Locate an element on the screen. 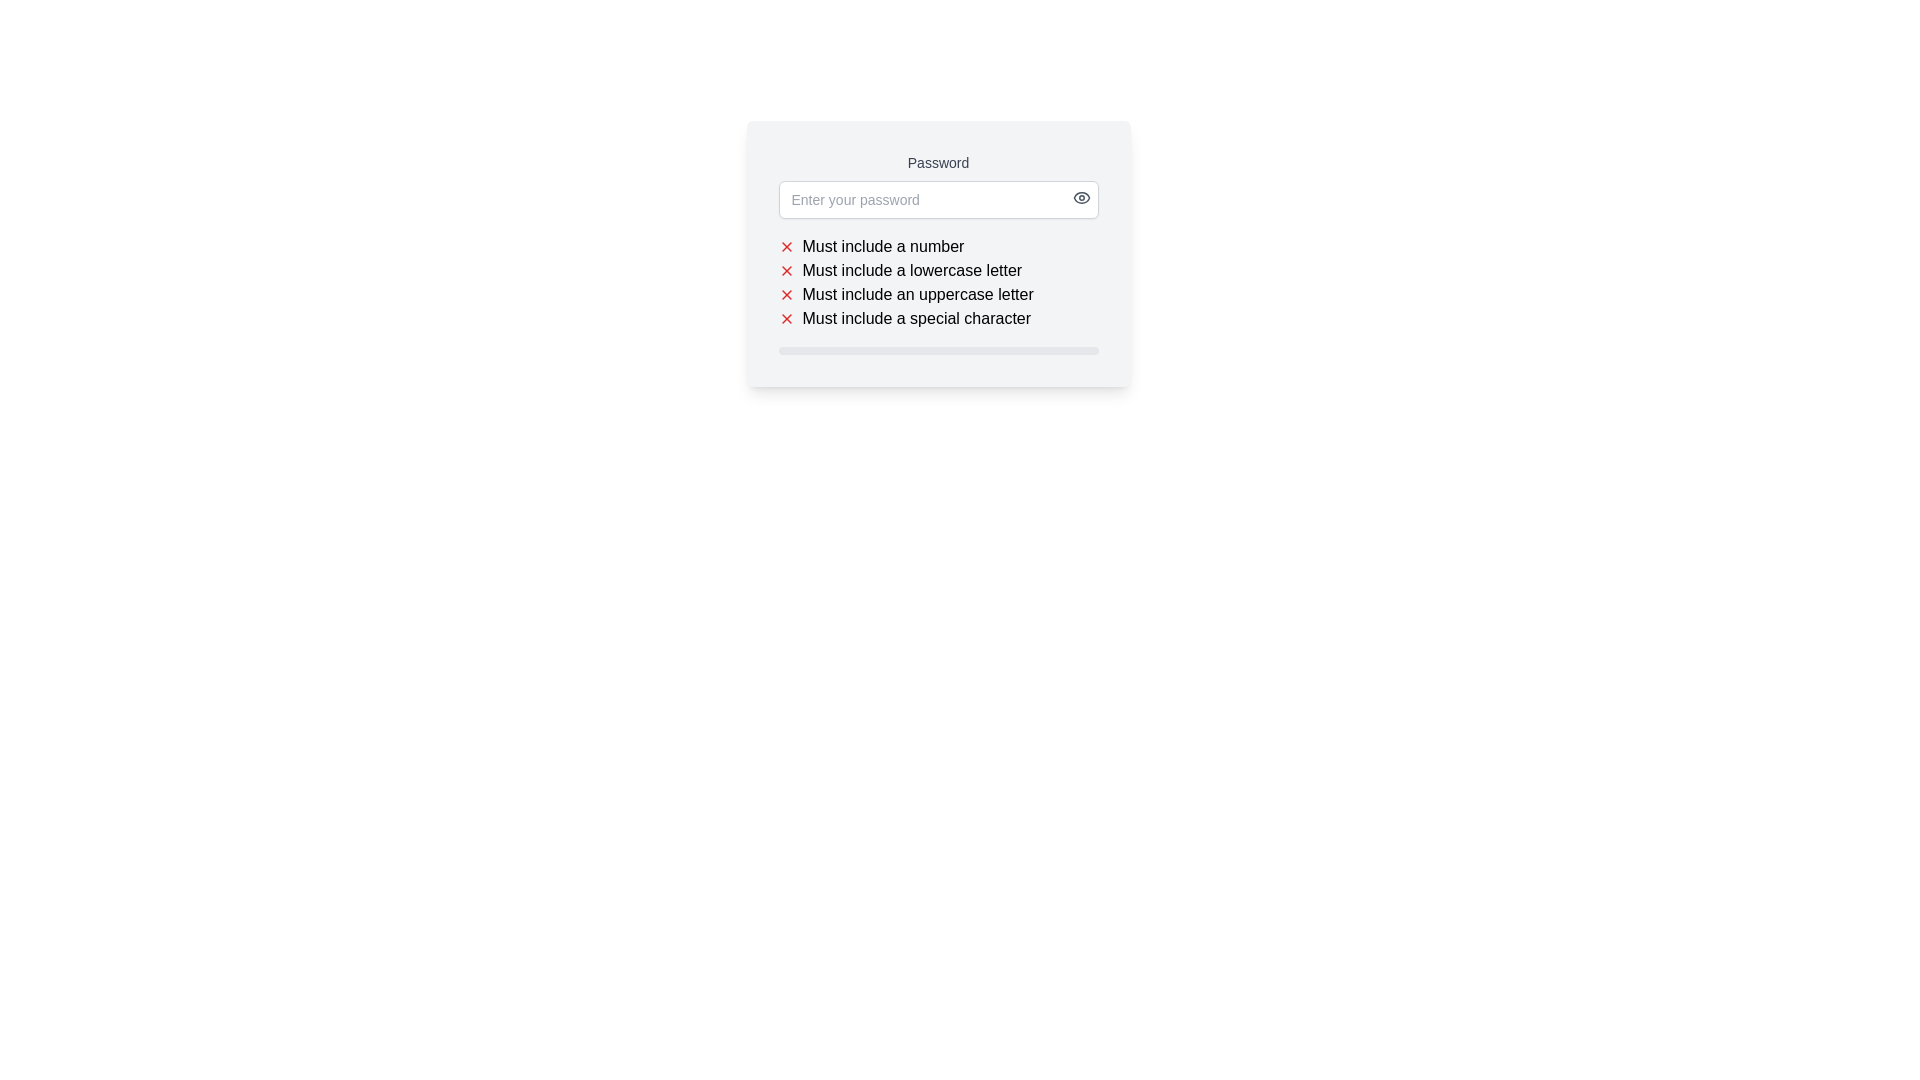 The image size is (1920, 1080). the static text message that displays 'Must include a lowercase letter', which is the second validation message in a vertically stacked list below the password input field is located at coordinates (911, 270).